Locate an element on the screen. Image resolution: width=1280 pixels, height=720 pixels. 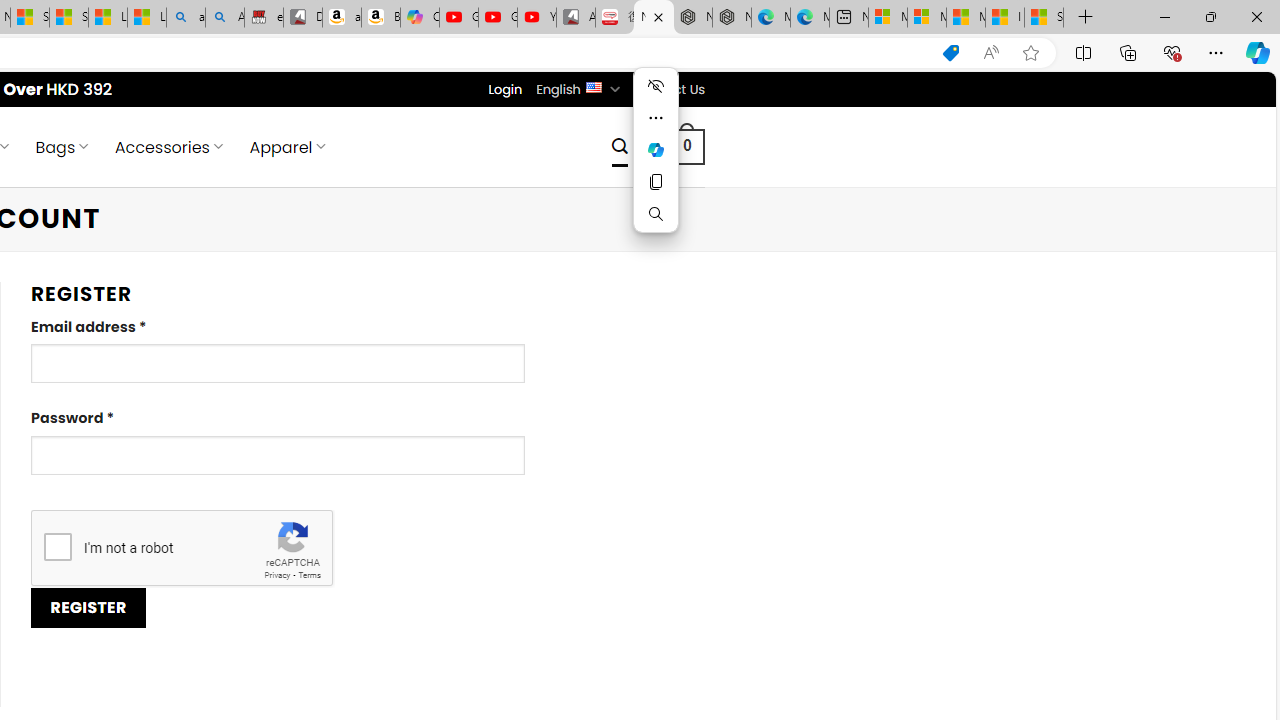
'Contact Us' is located at coordinates (669, 88).